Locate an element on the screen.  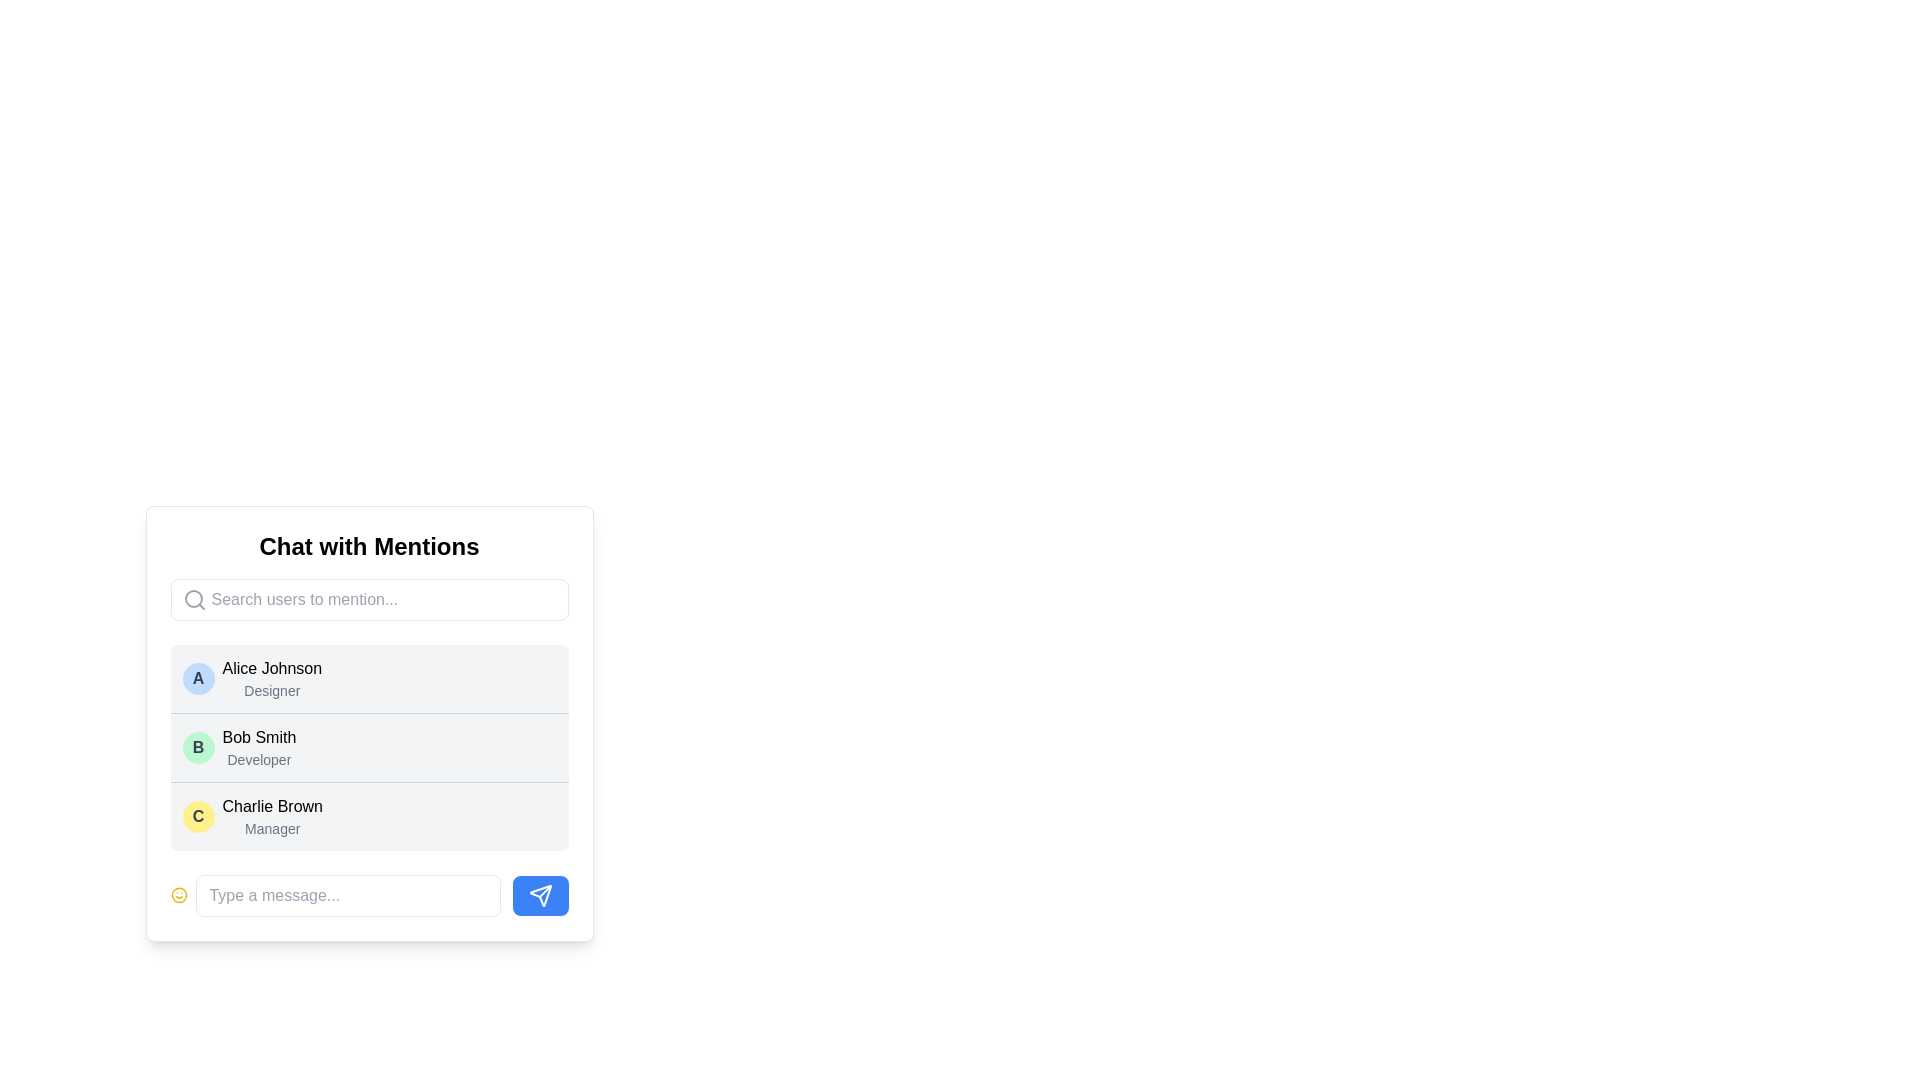
attributes of the central SVG Circle of the smiling face icon located to the left of the name 'Charlie Brown' in the user selection list is located at coordinates (179, 894).